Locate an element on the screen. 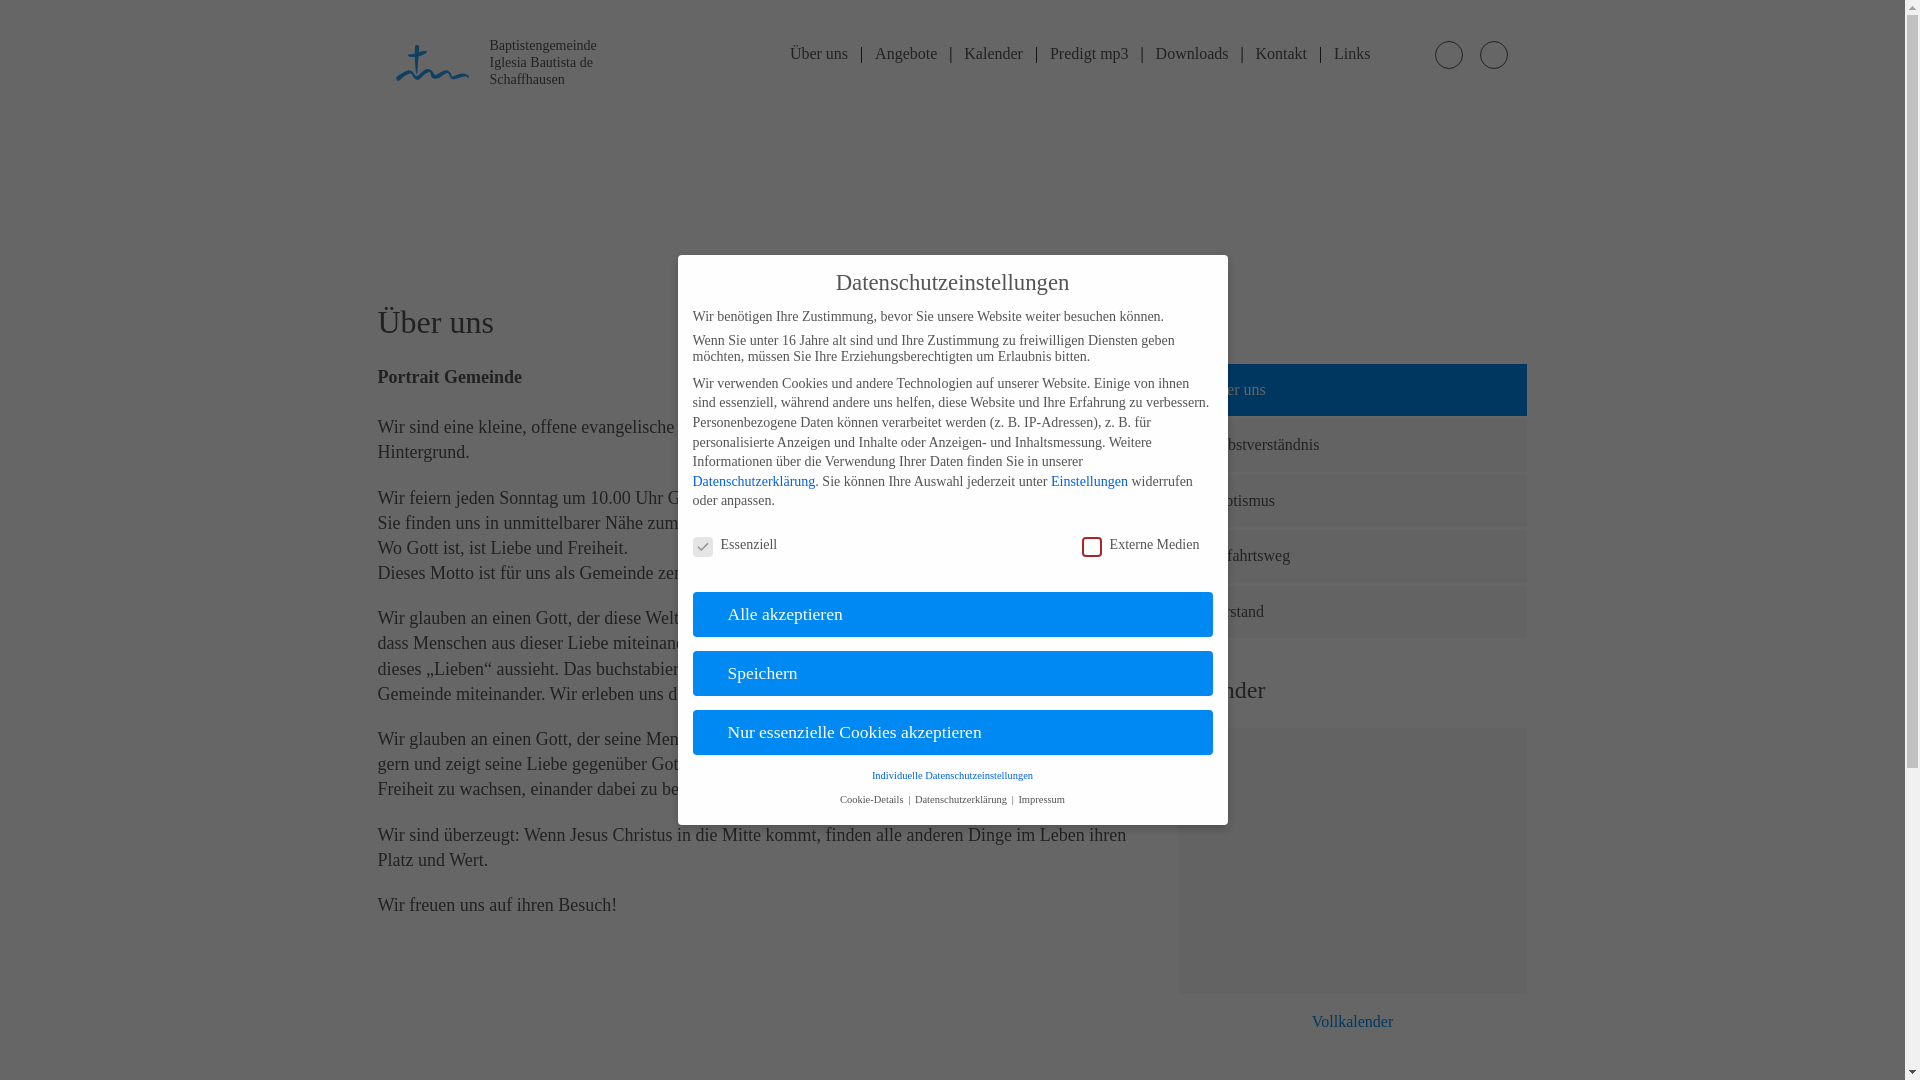  'Cookie-Details' is located at coordinates (873, 798).